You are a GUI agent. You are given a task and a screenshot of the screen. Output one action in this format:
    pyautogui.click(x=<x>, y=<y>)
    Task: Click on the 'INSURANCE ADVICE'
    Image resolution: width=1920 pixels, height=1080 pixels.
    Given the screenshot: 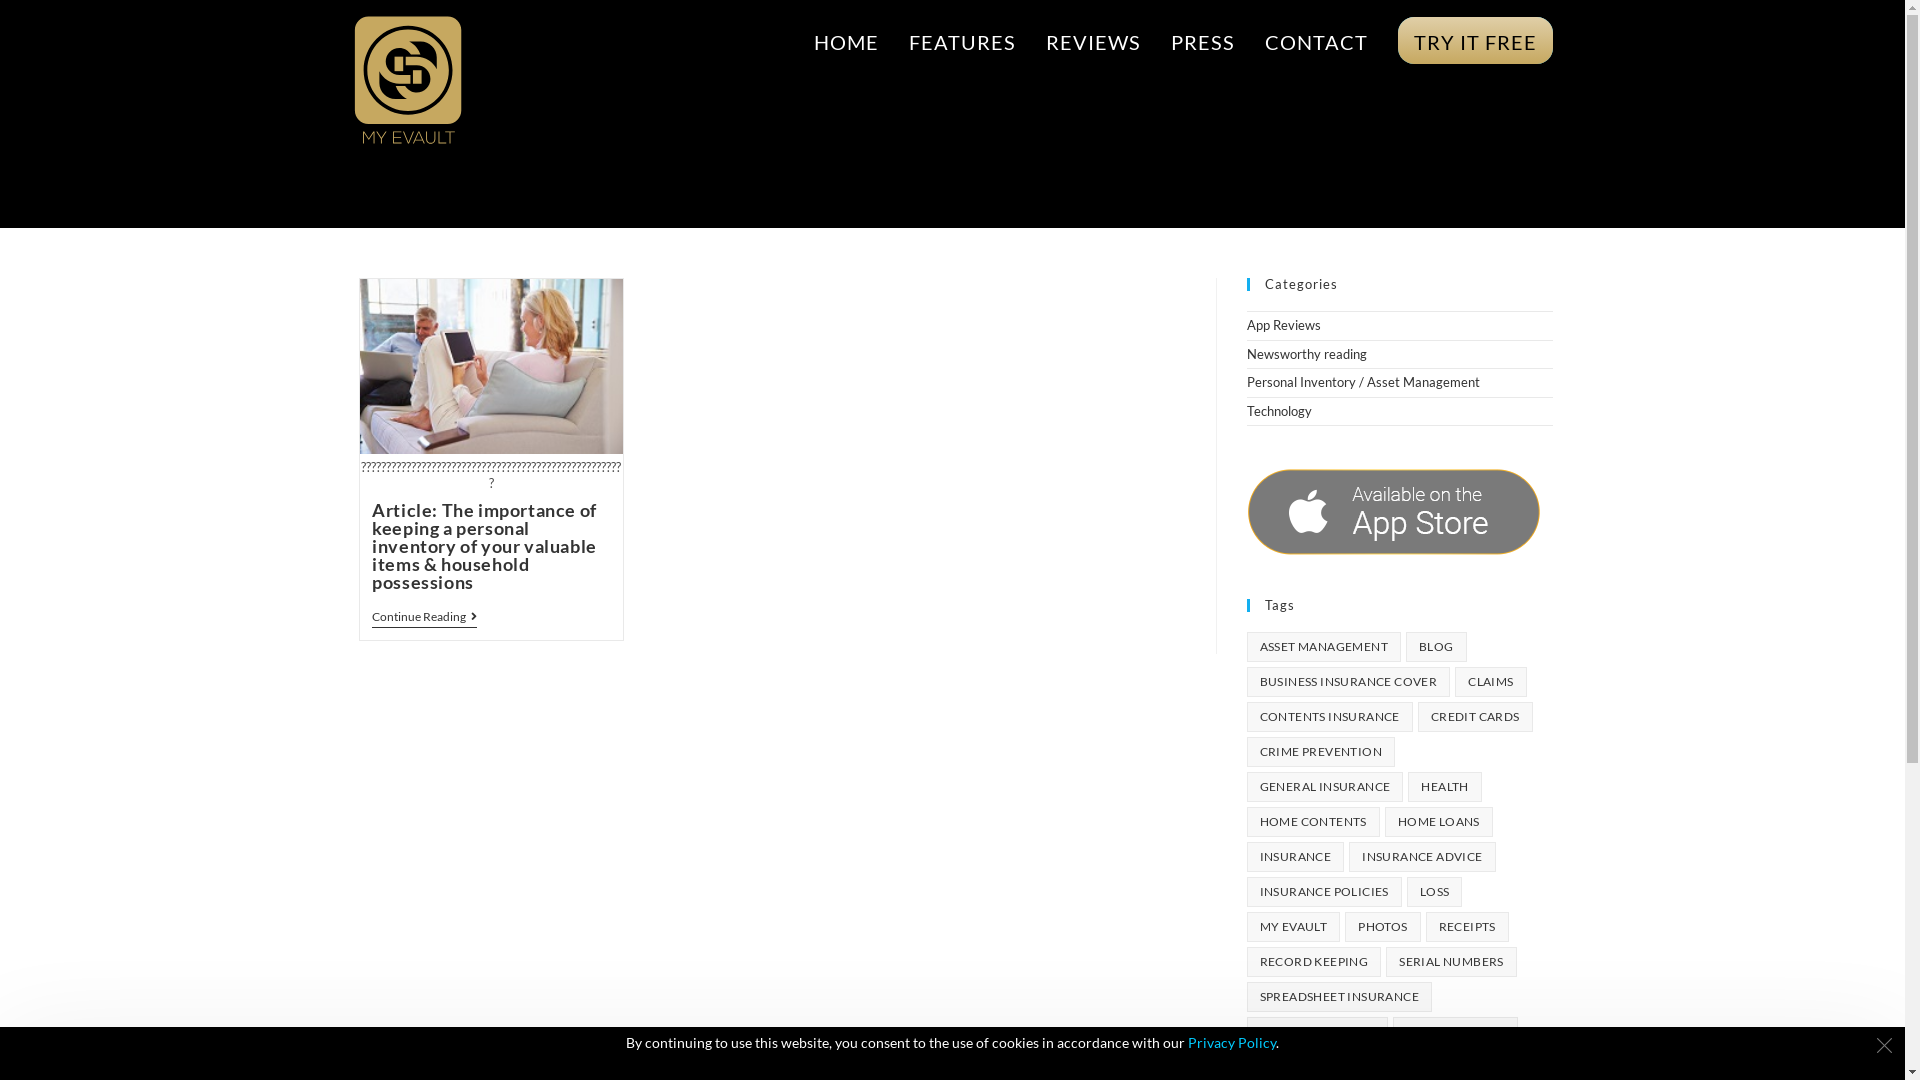 What is the action you would take?
    pyautogui.click(x=1420, y=855)
    